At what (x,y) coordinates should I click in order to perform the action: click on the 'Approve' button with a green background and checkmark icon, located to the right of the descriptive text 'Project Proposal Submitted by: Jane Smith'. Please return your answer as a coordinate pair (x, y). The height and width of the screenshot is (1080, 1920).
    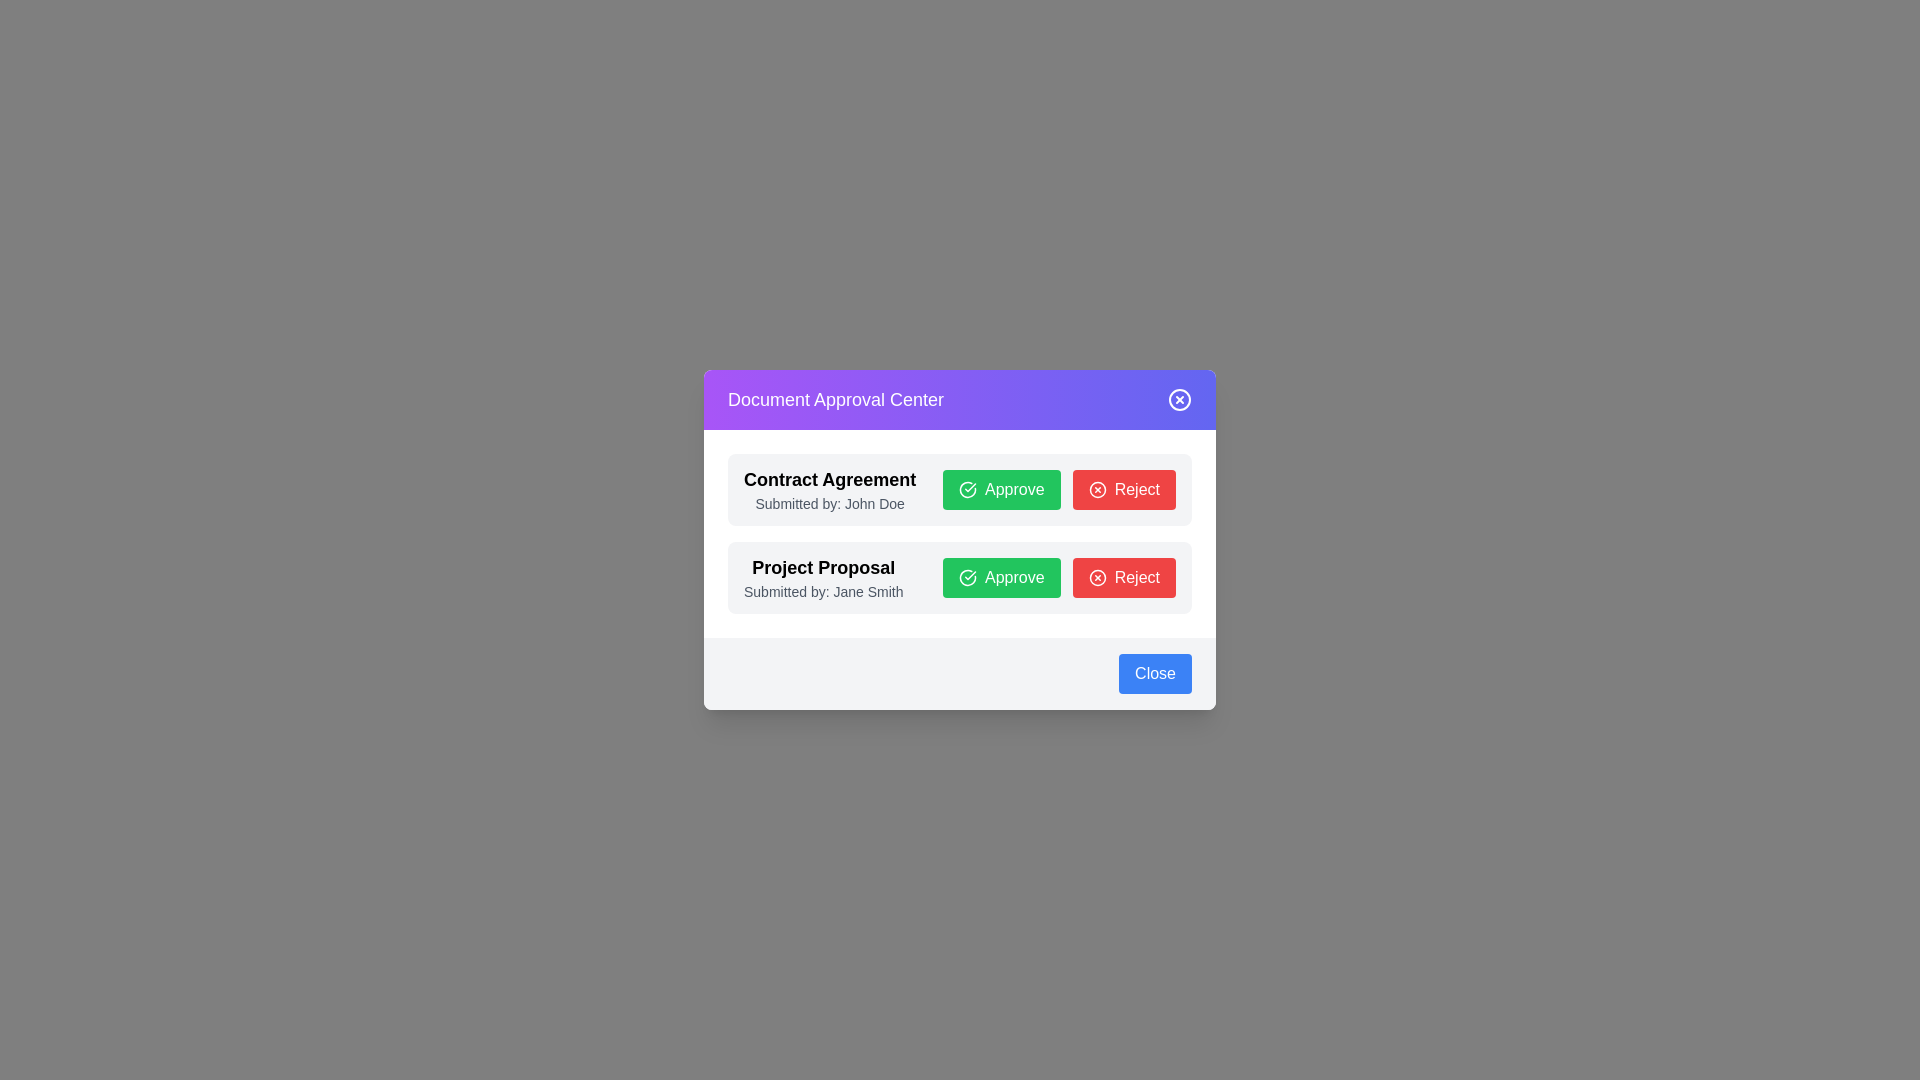
    Looking at the image, I should click on (1001, 578).